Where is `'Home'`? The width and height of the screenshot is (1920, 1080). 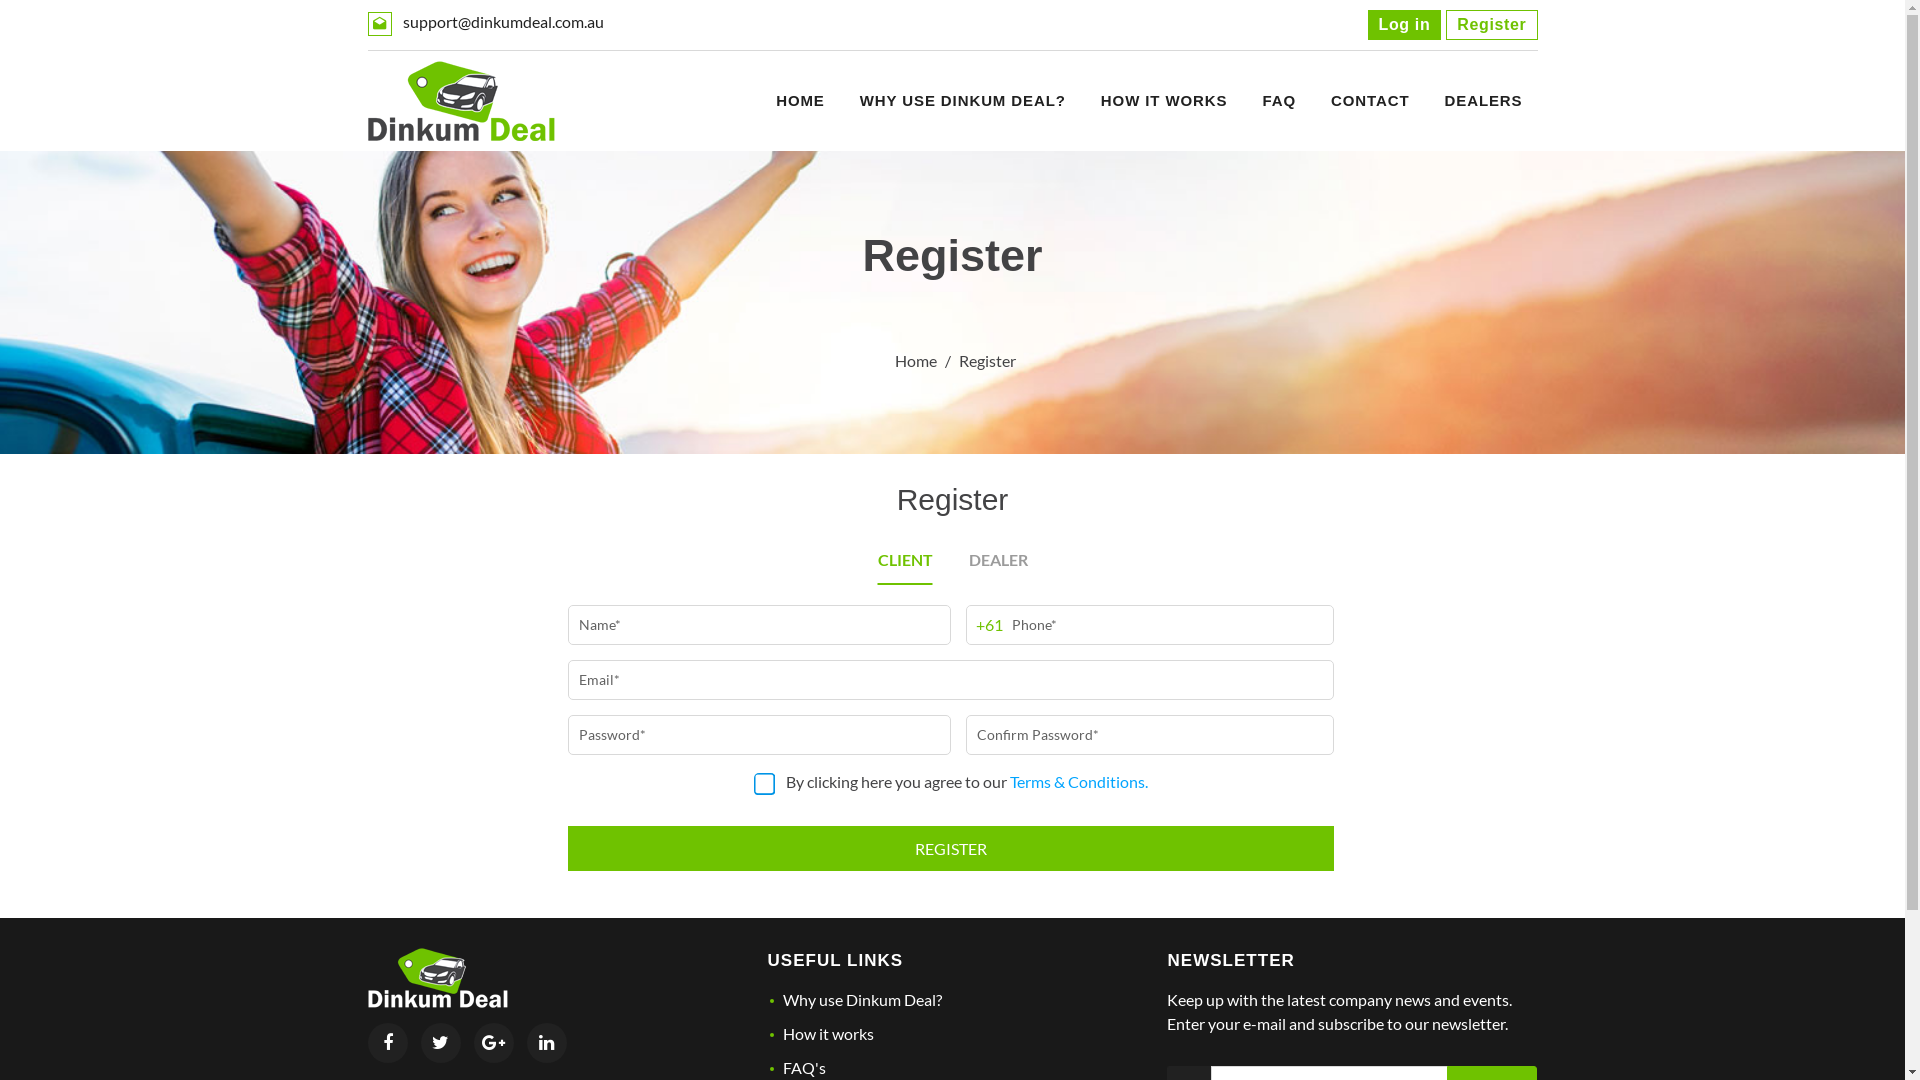
'Home' is located at coordinates (892, 360).